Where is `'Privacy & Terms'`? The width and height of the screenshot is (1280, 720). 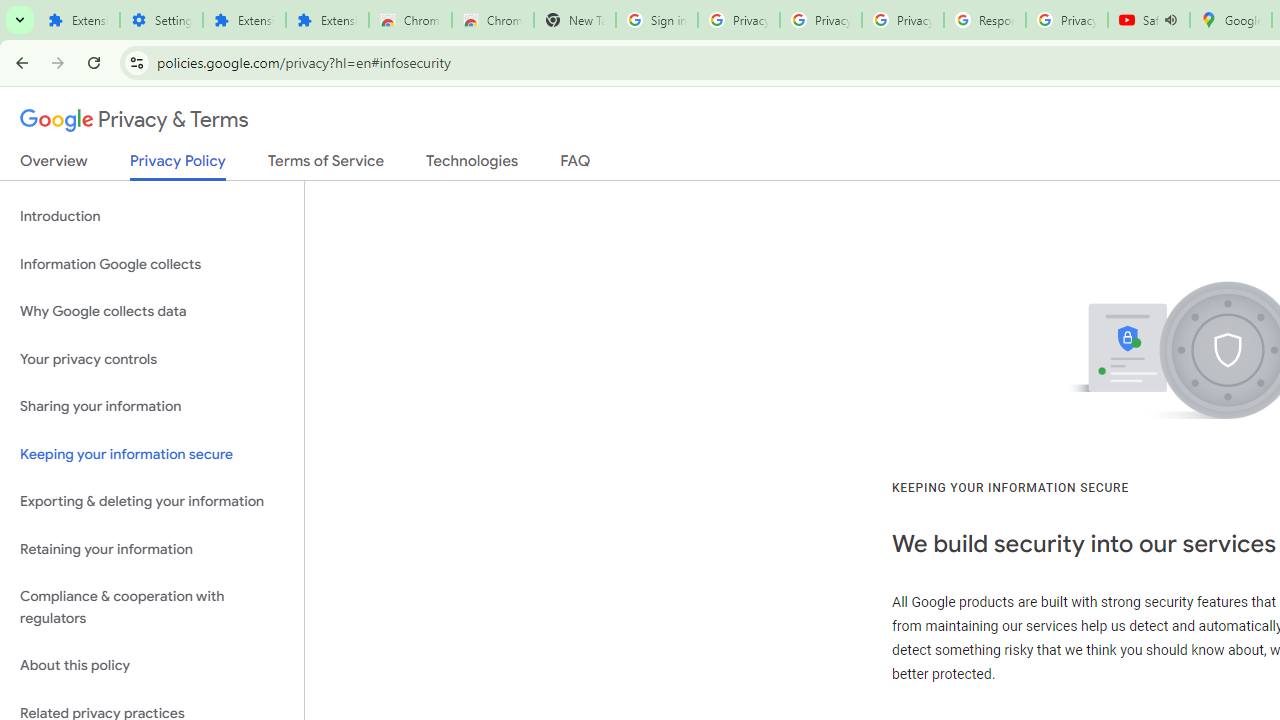 'Privacy & Terms' is located at coordinates (134, 120).